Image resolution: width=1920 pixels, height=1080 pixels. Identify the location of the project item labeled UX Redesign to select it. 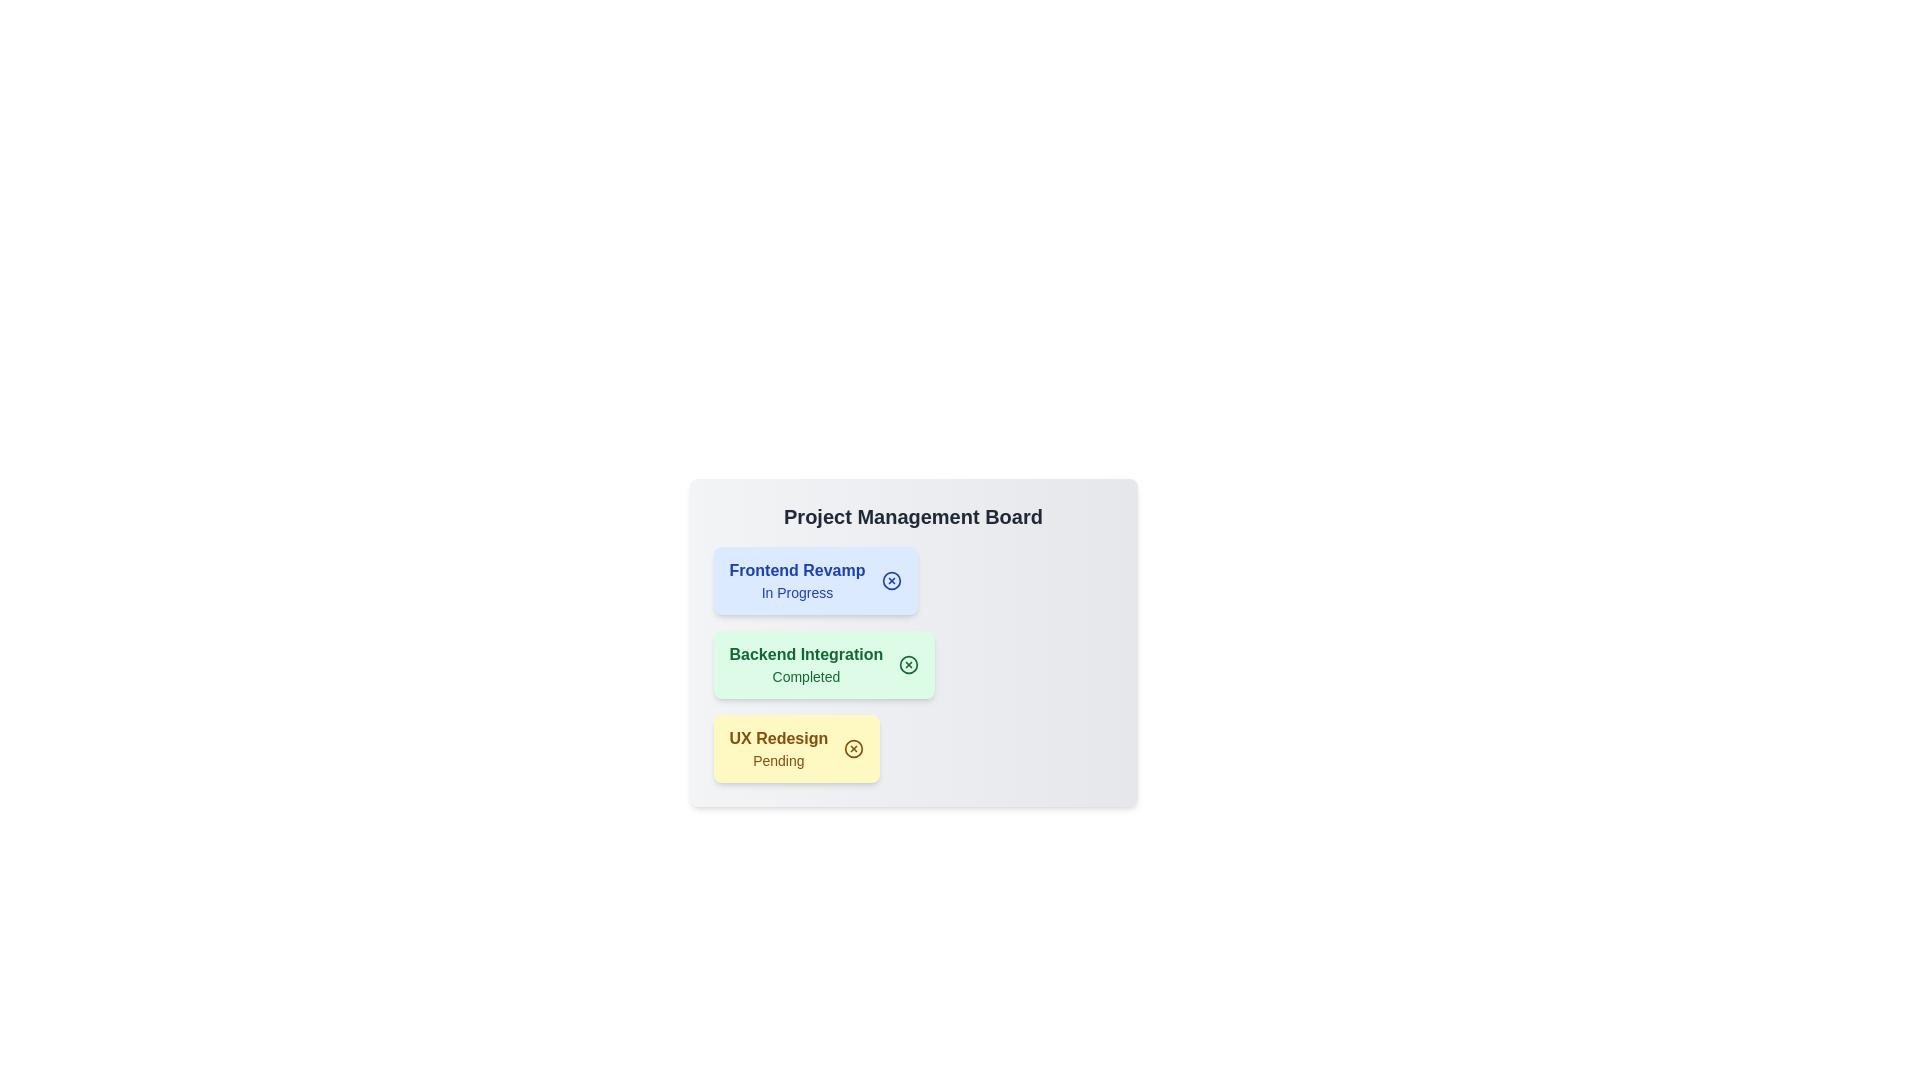
(777, 748).